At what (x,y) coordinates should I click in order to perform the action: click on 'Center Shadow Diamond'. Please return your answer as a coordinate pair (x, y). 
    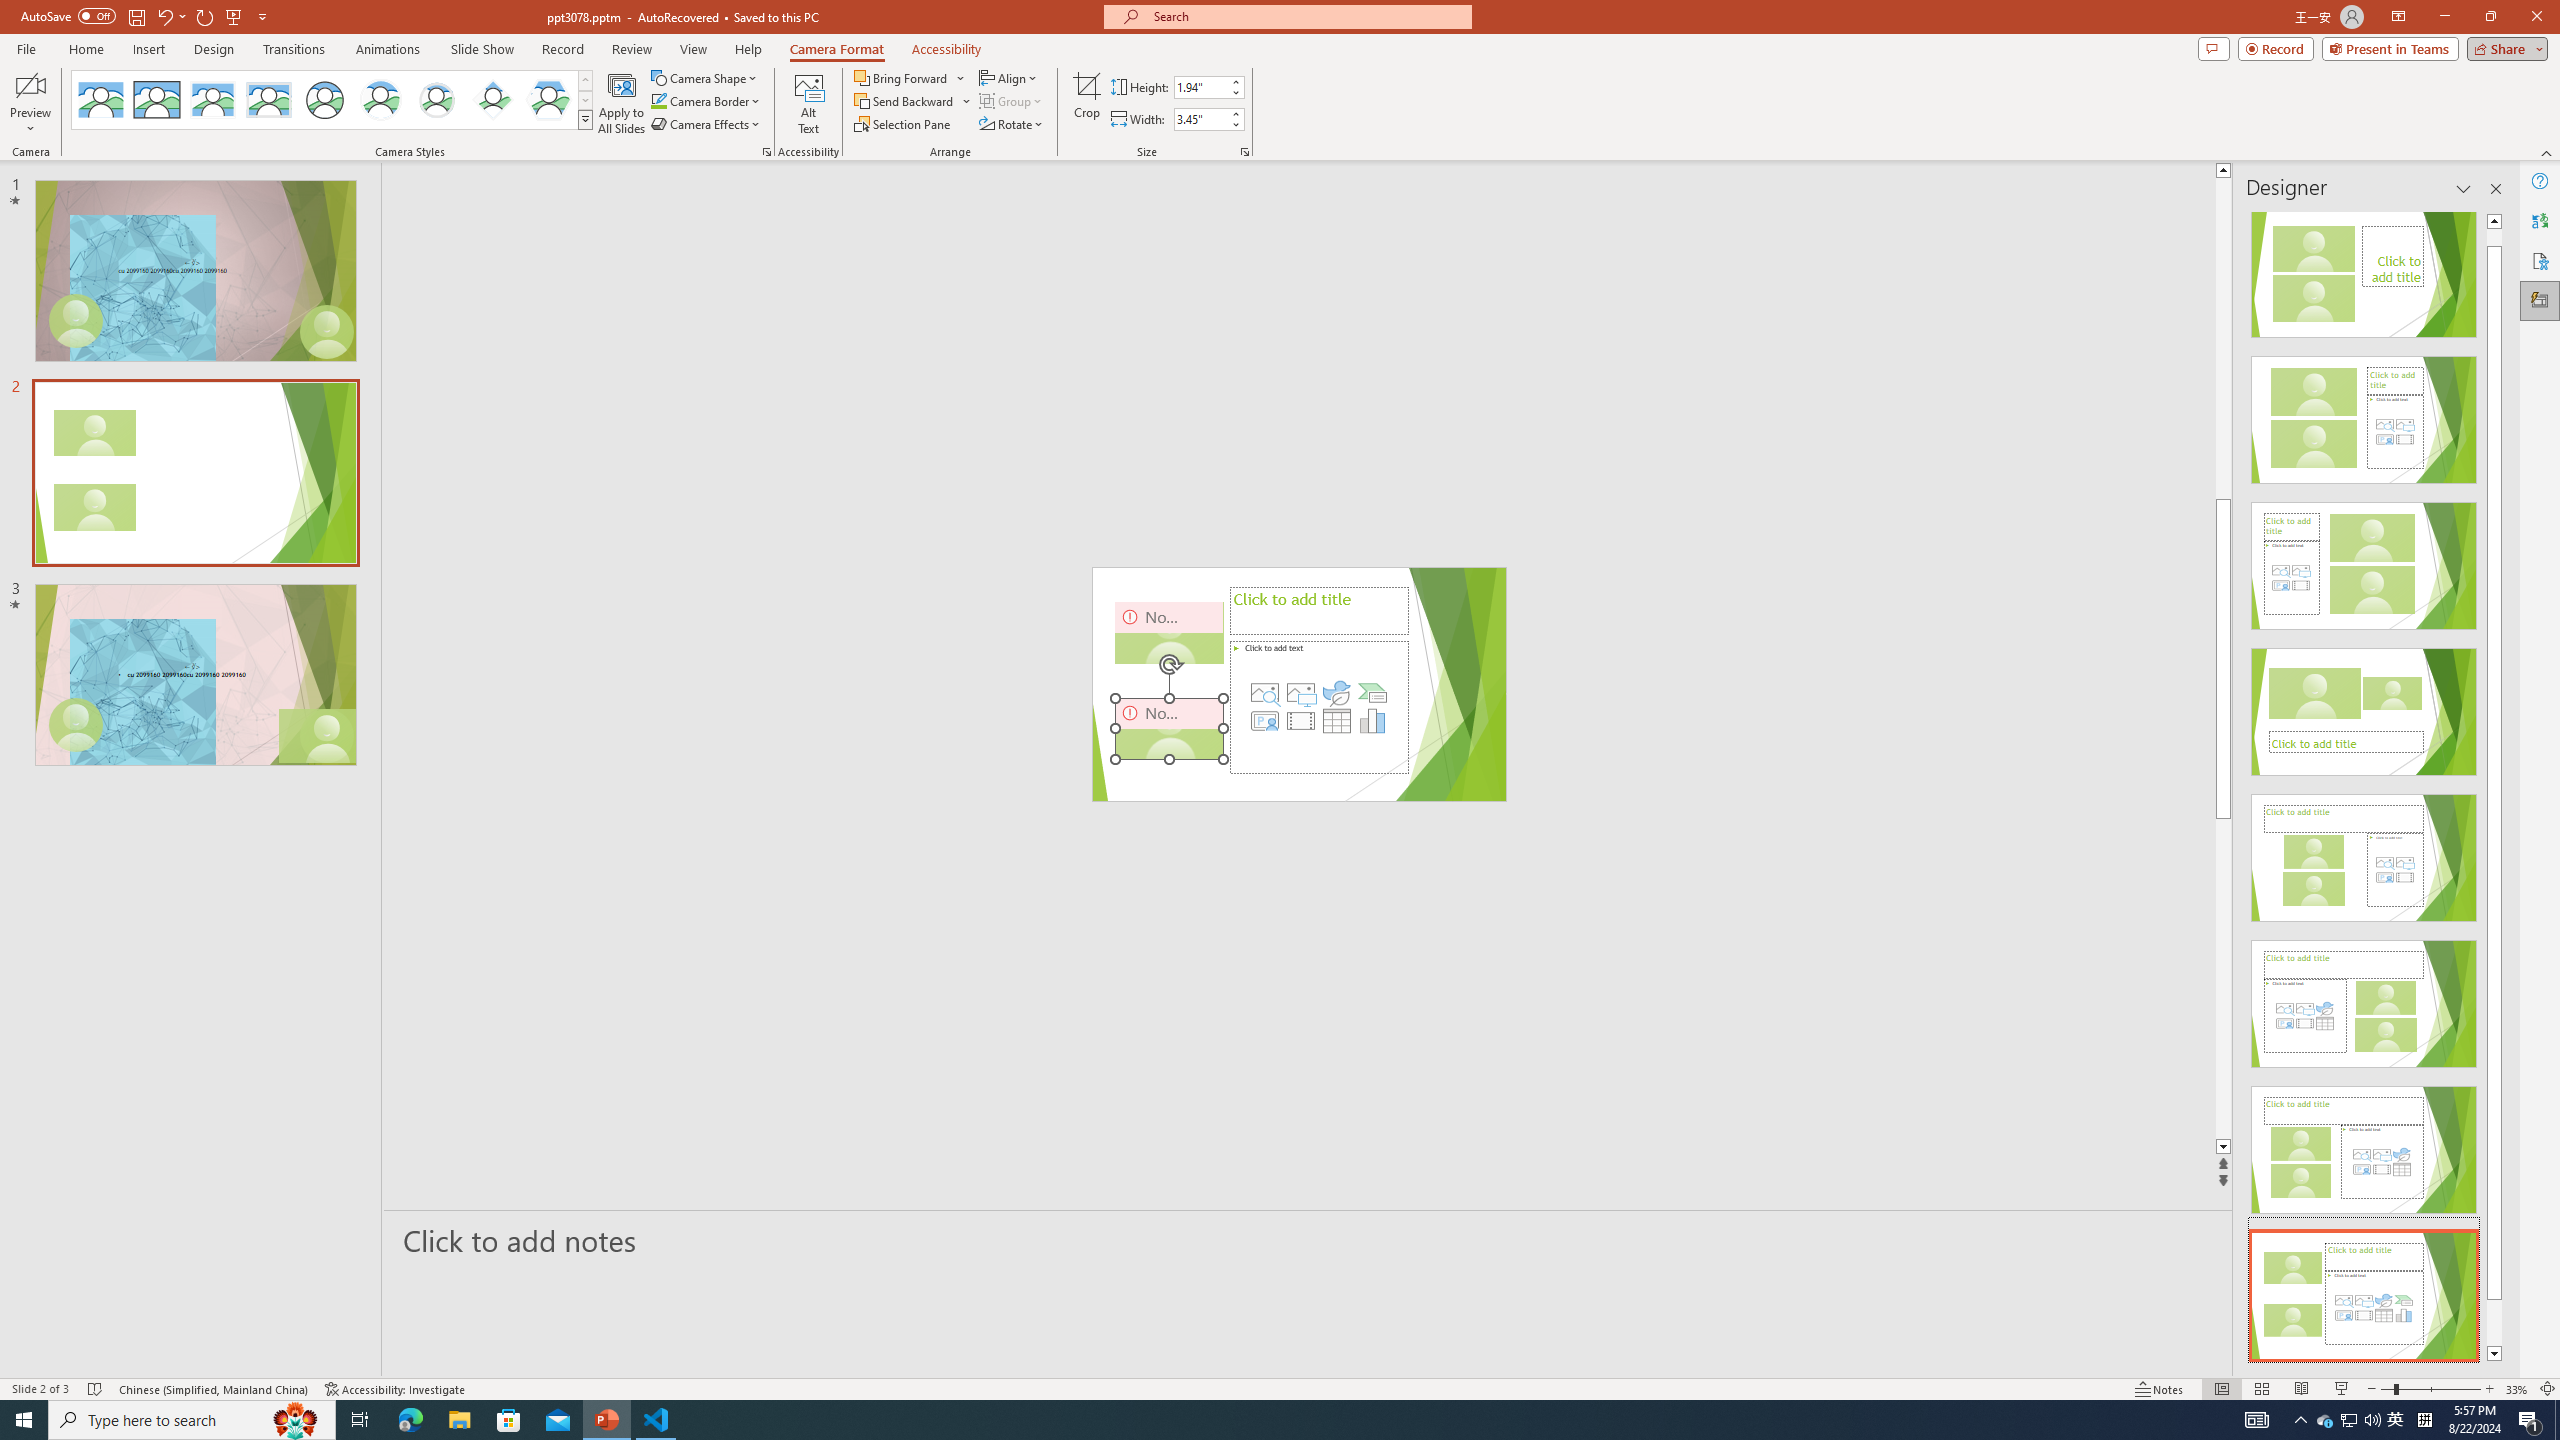
    Looking at the image, I should click on (493, 99).